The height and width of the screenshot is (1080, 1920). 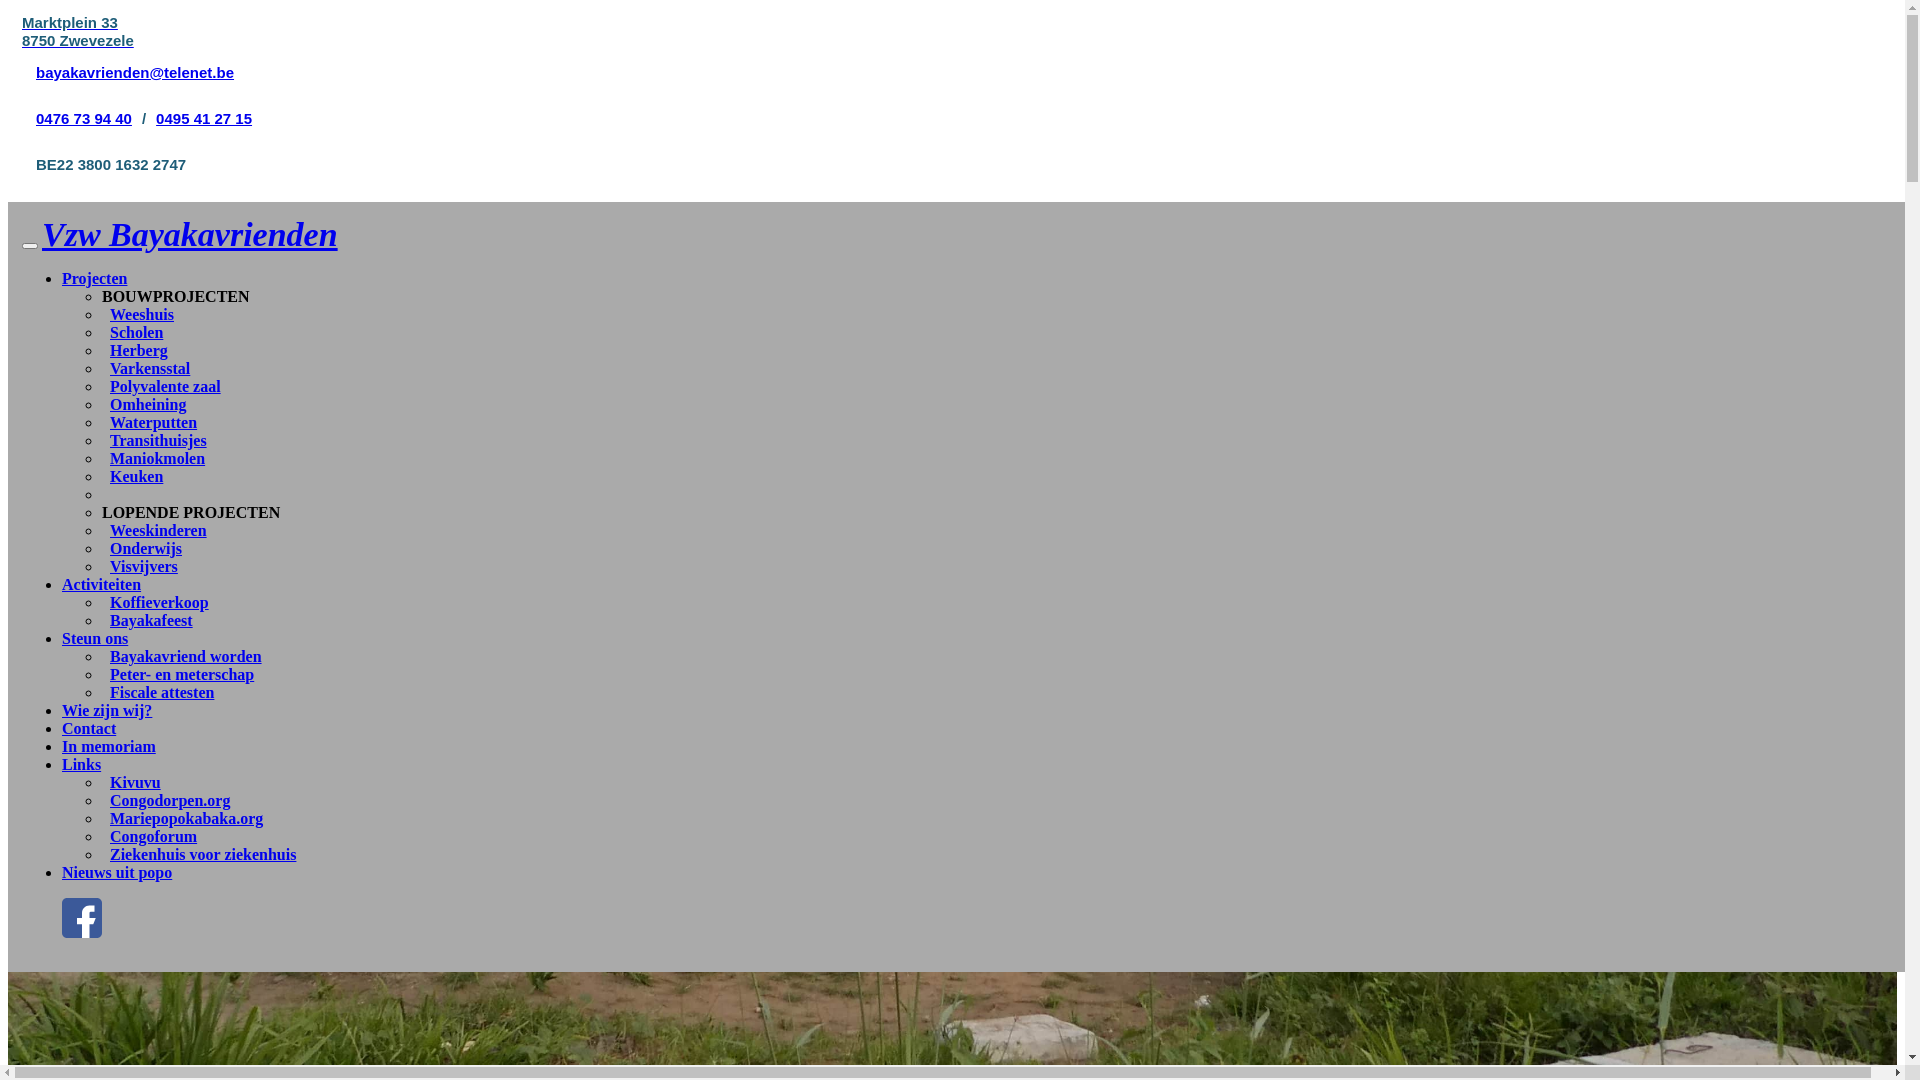 What do you see at coordinates (166, 799) in the screenshot?
I see `'Congodorpen.org'` at bounding box center [166, 799].